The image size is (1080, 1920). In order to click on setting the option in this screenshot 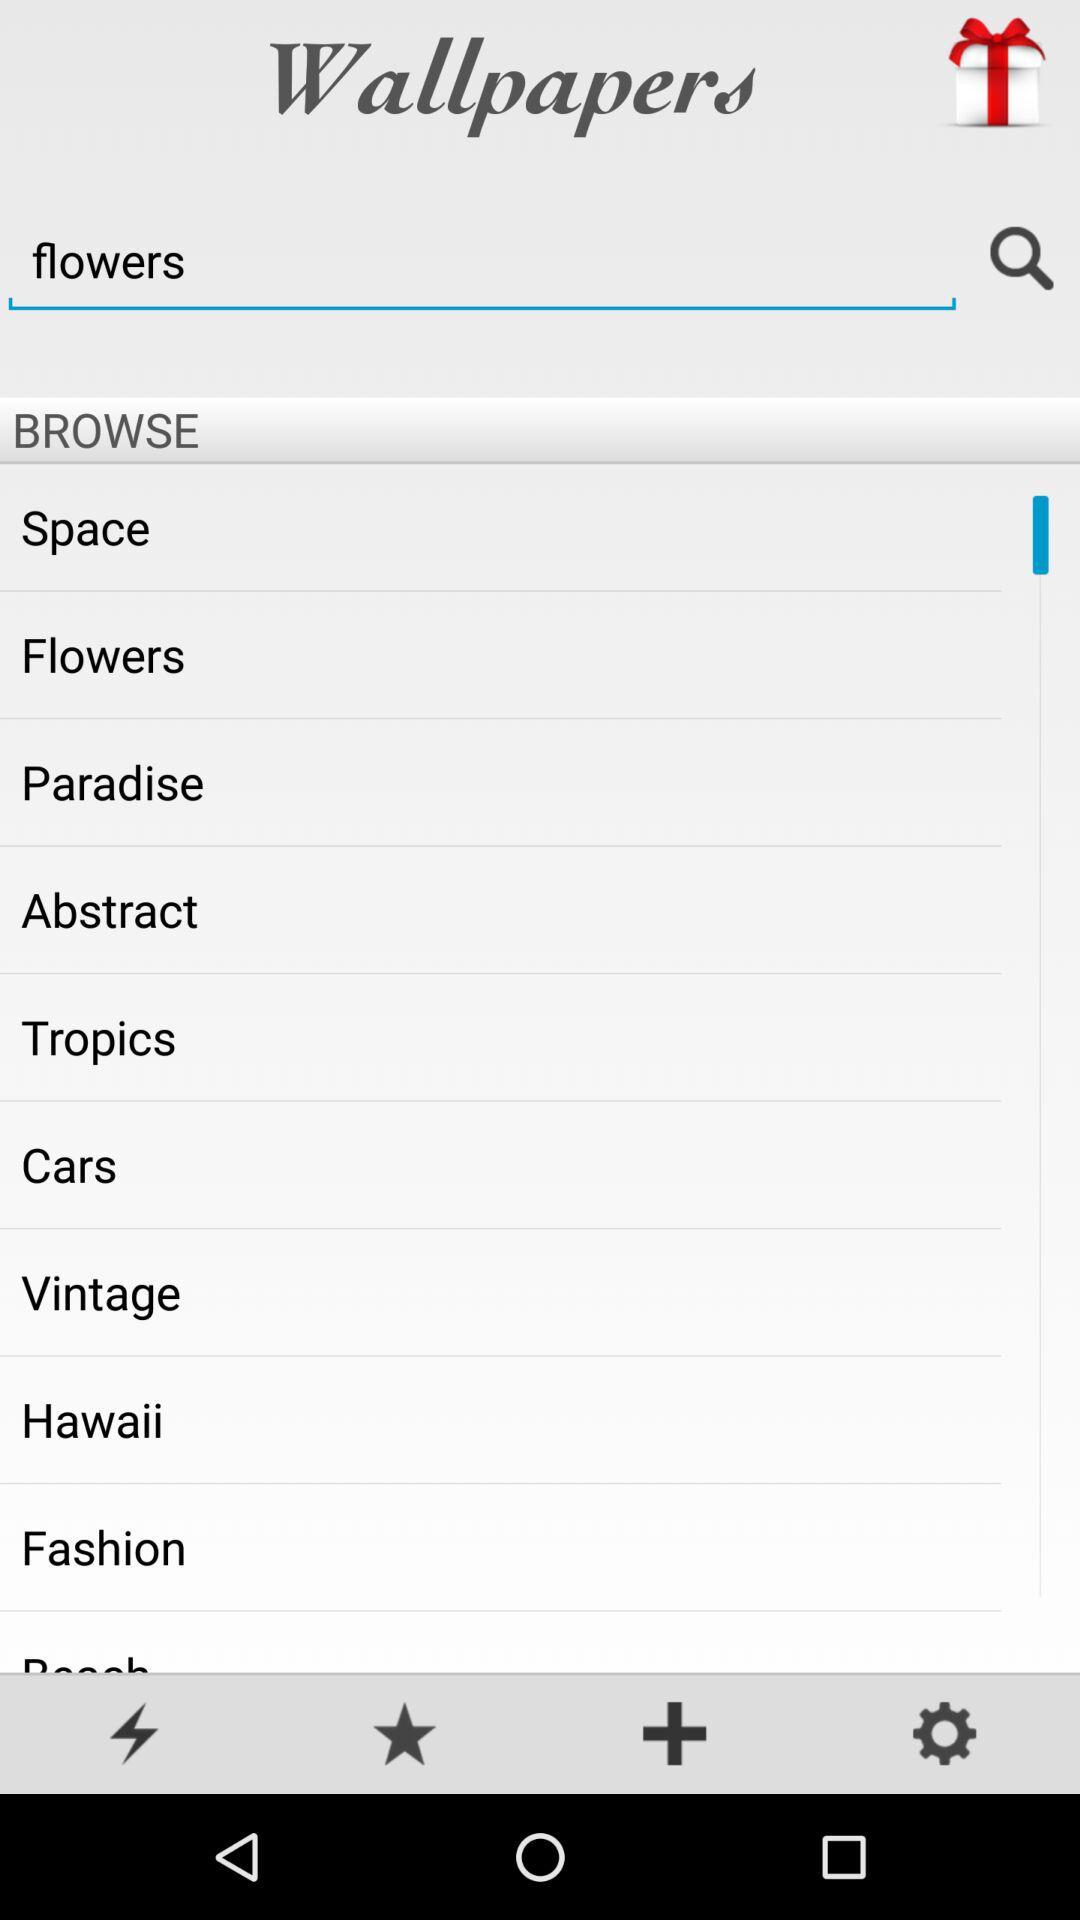, I will do `click(945, 1735)`.